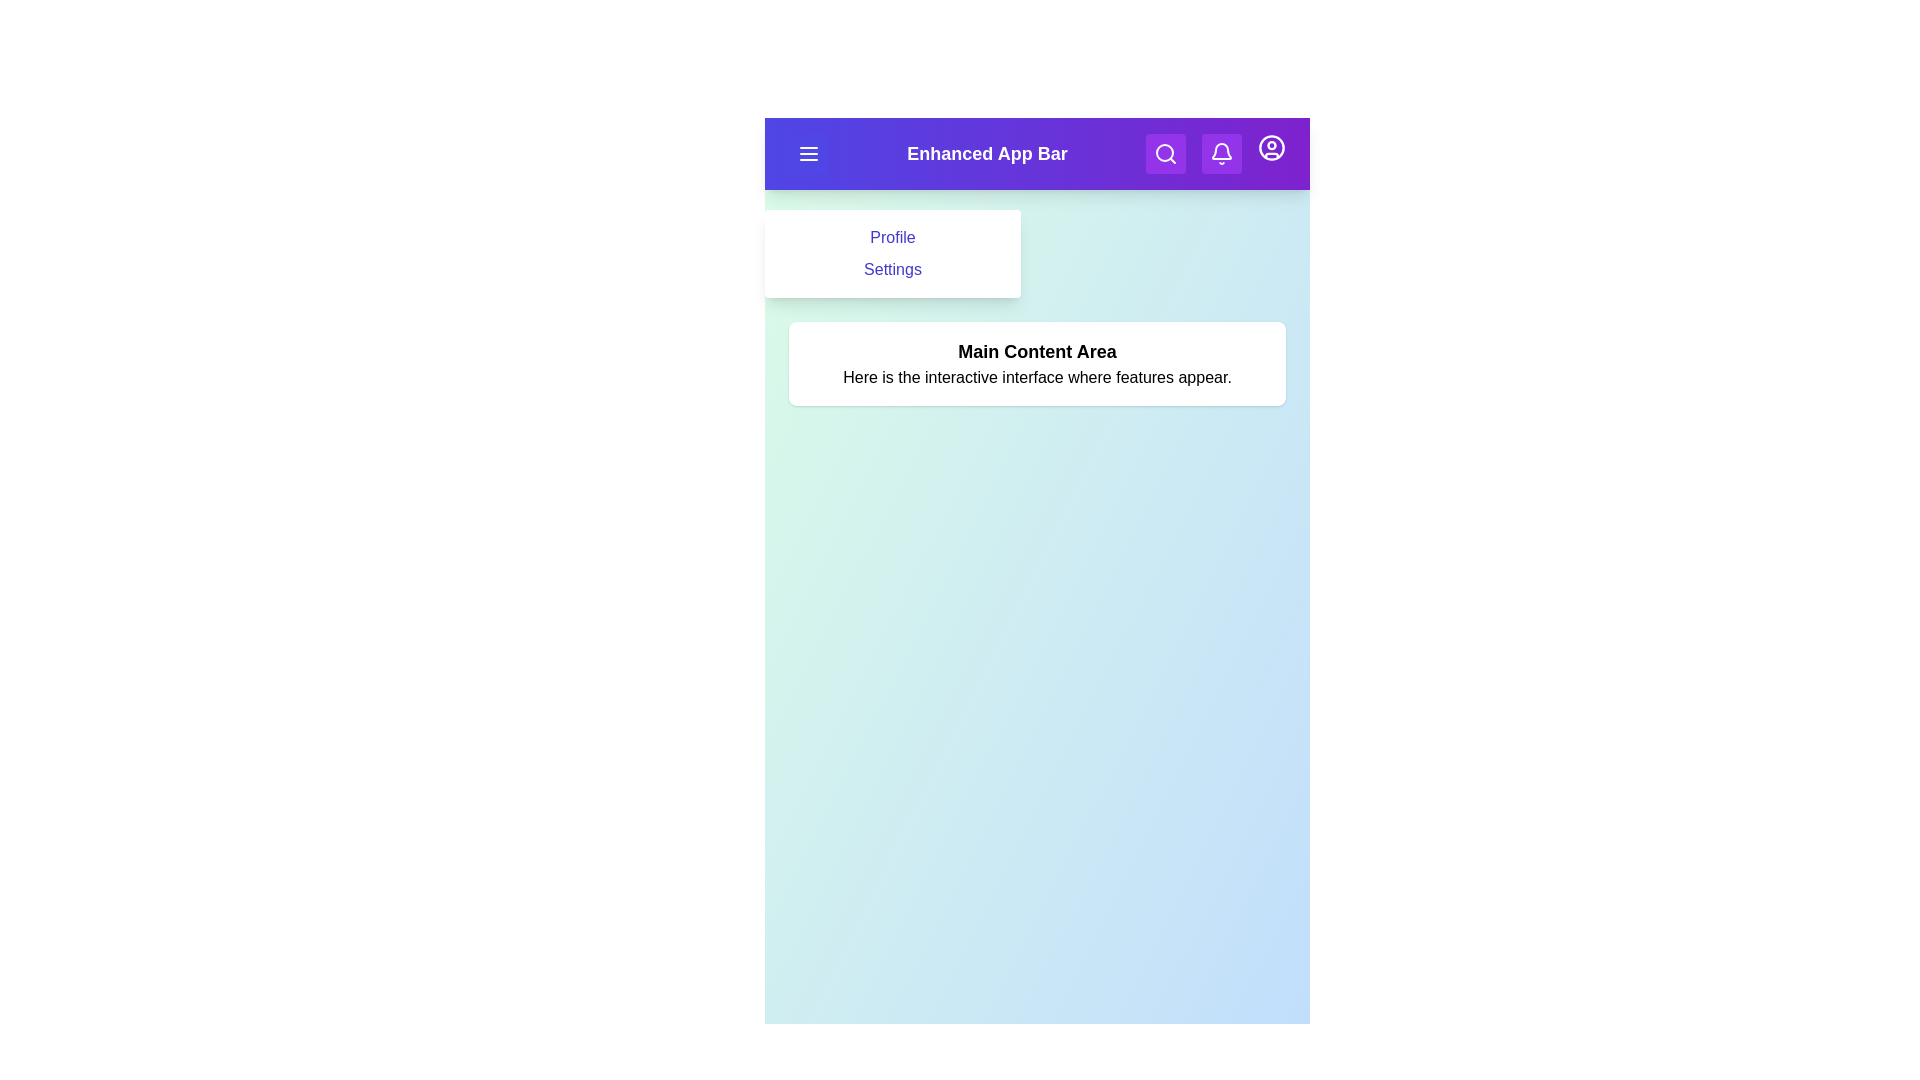  What do you see at coordinates (1220, 153) in the screenshot?
I see `the bell icon to check notifications` at bounding box center [1220, 153].